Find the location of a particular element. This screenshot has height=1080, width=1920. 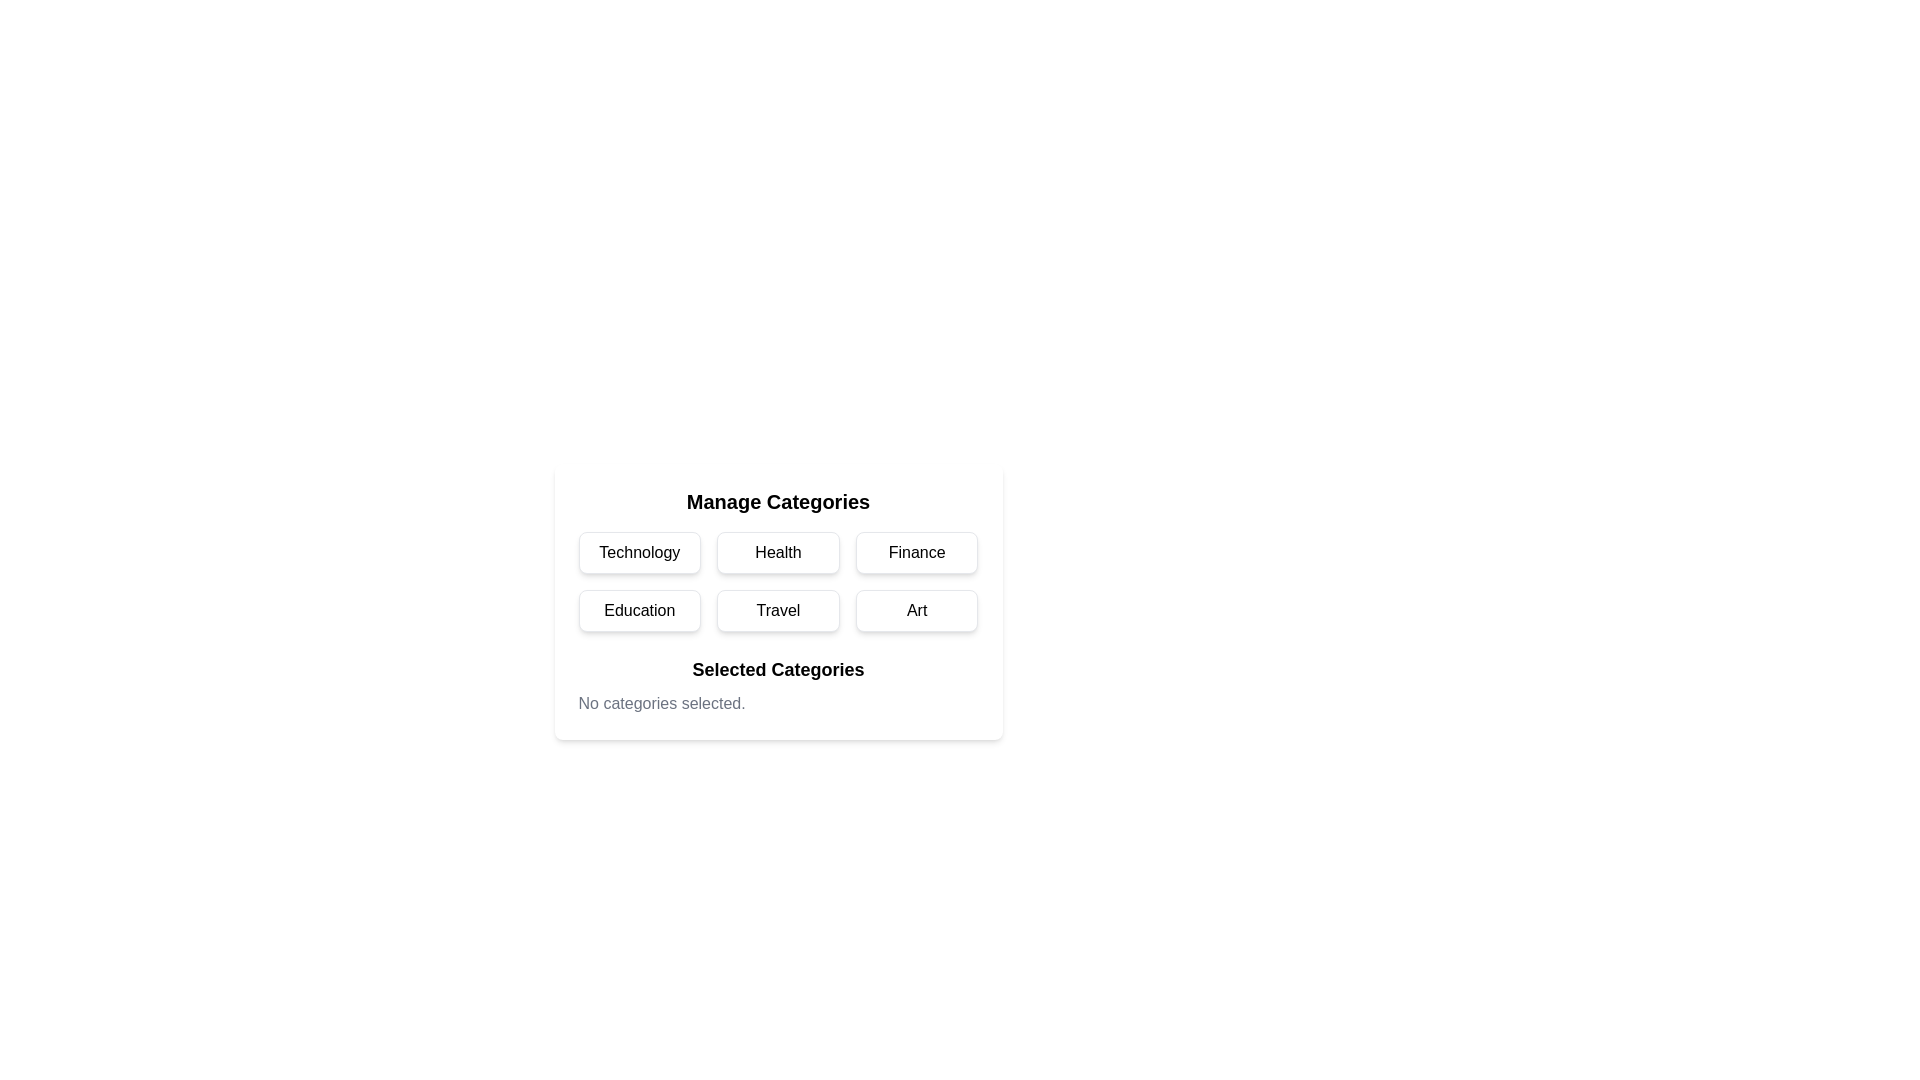

text displayed in the summary of currently selected categories inside the 'Manage Categories' vertical panel, located below the category buttons and above the bottom edge of the panel is located at coordinates (777, 685).